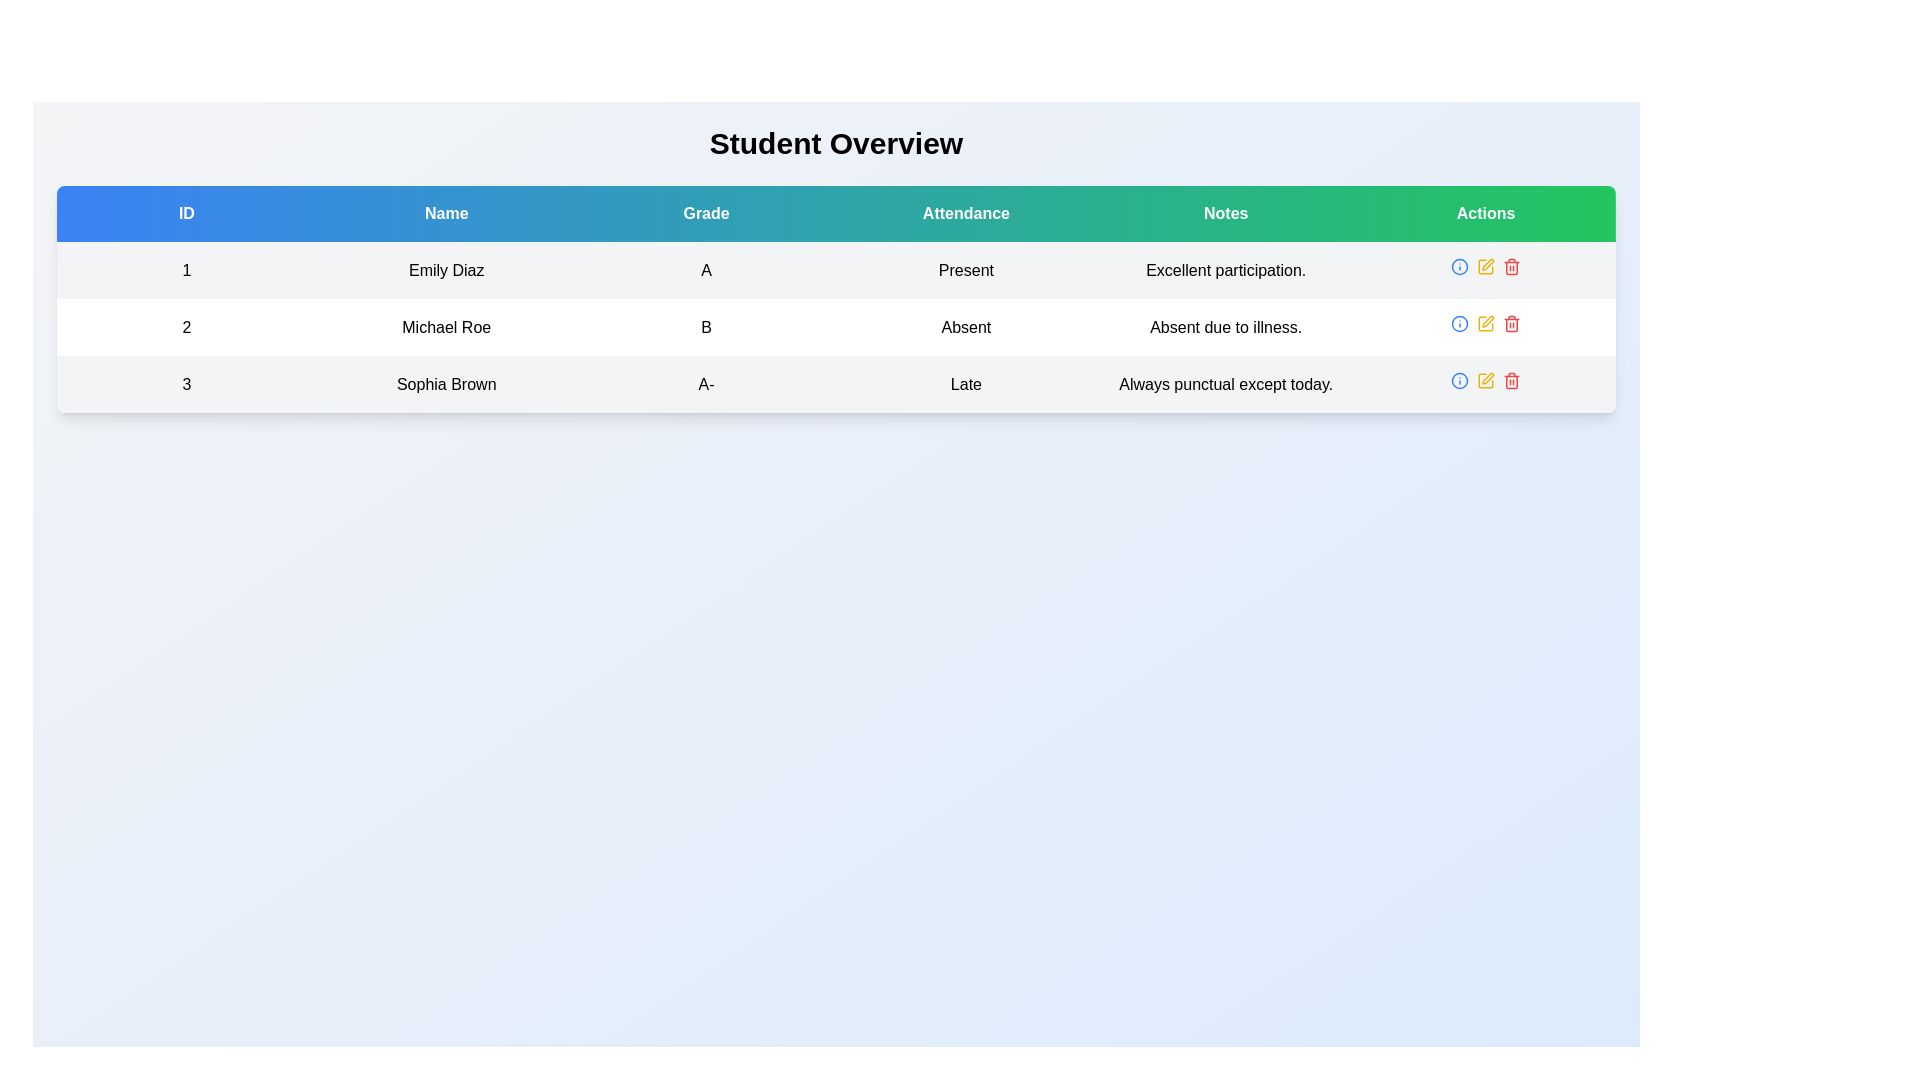 This screenshot has height=1080, width=1920. I want to click on the red trash can icon located in the 'Actions' column of the second data row, so click(1512, 323).